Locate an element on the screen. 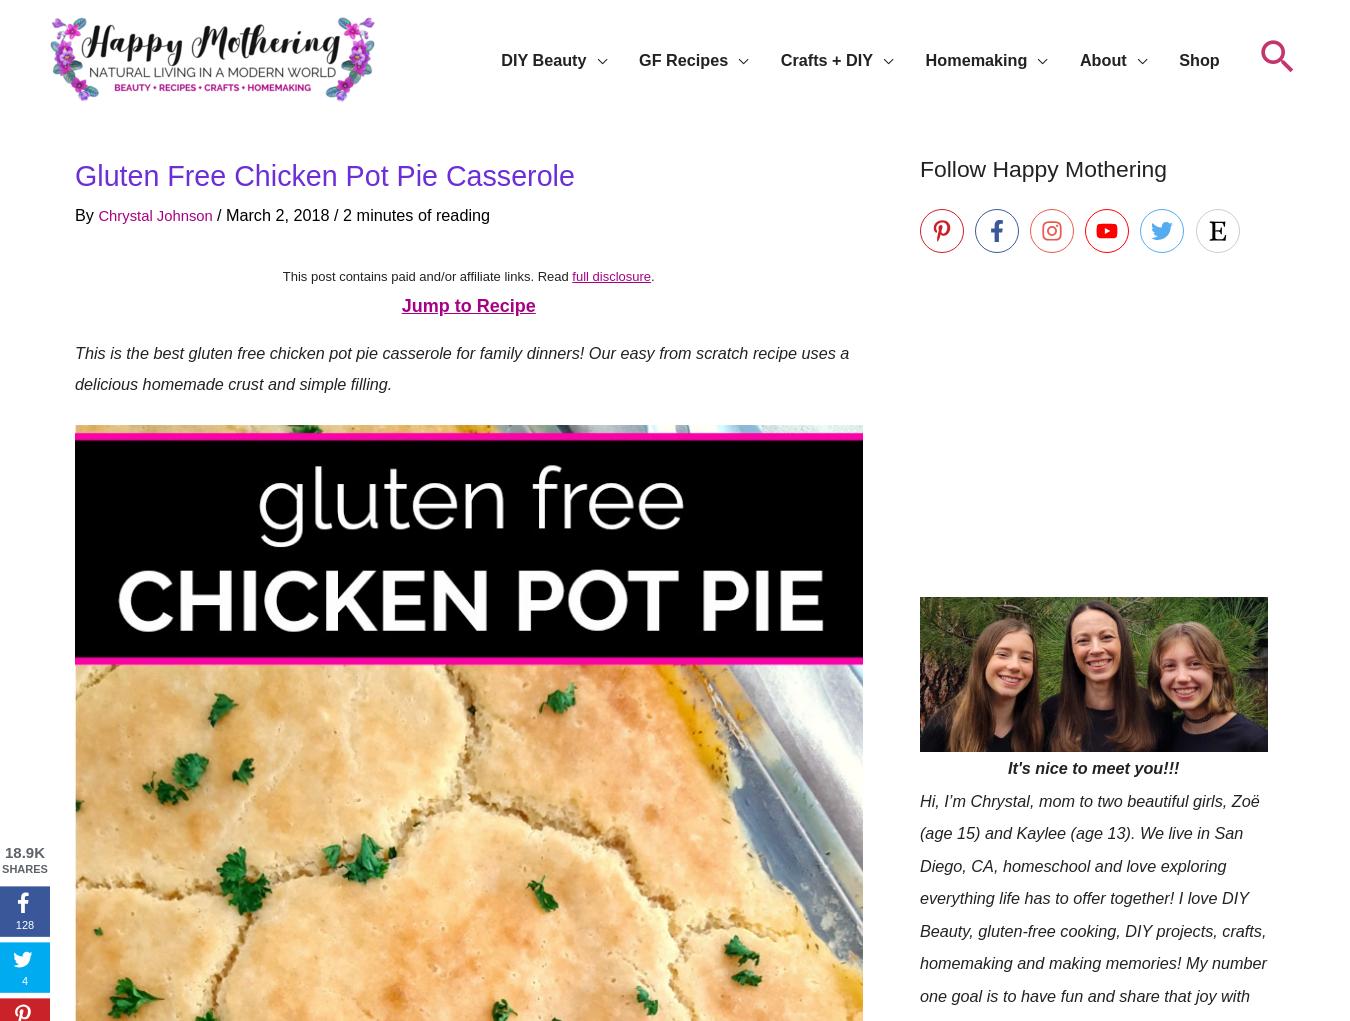 The width and height of the screenshot is (1350, 1021). '2 minutes of reading' is located at coordinates (353, 214).